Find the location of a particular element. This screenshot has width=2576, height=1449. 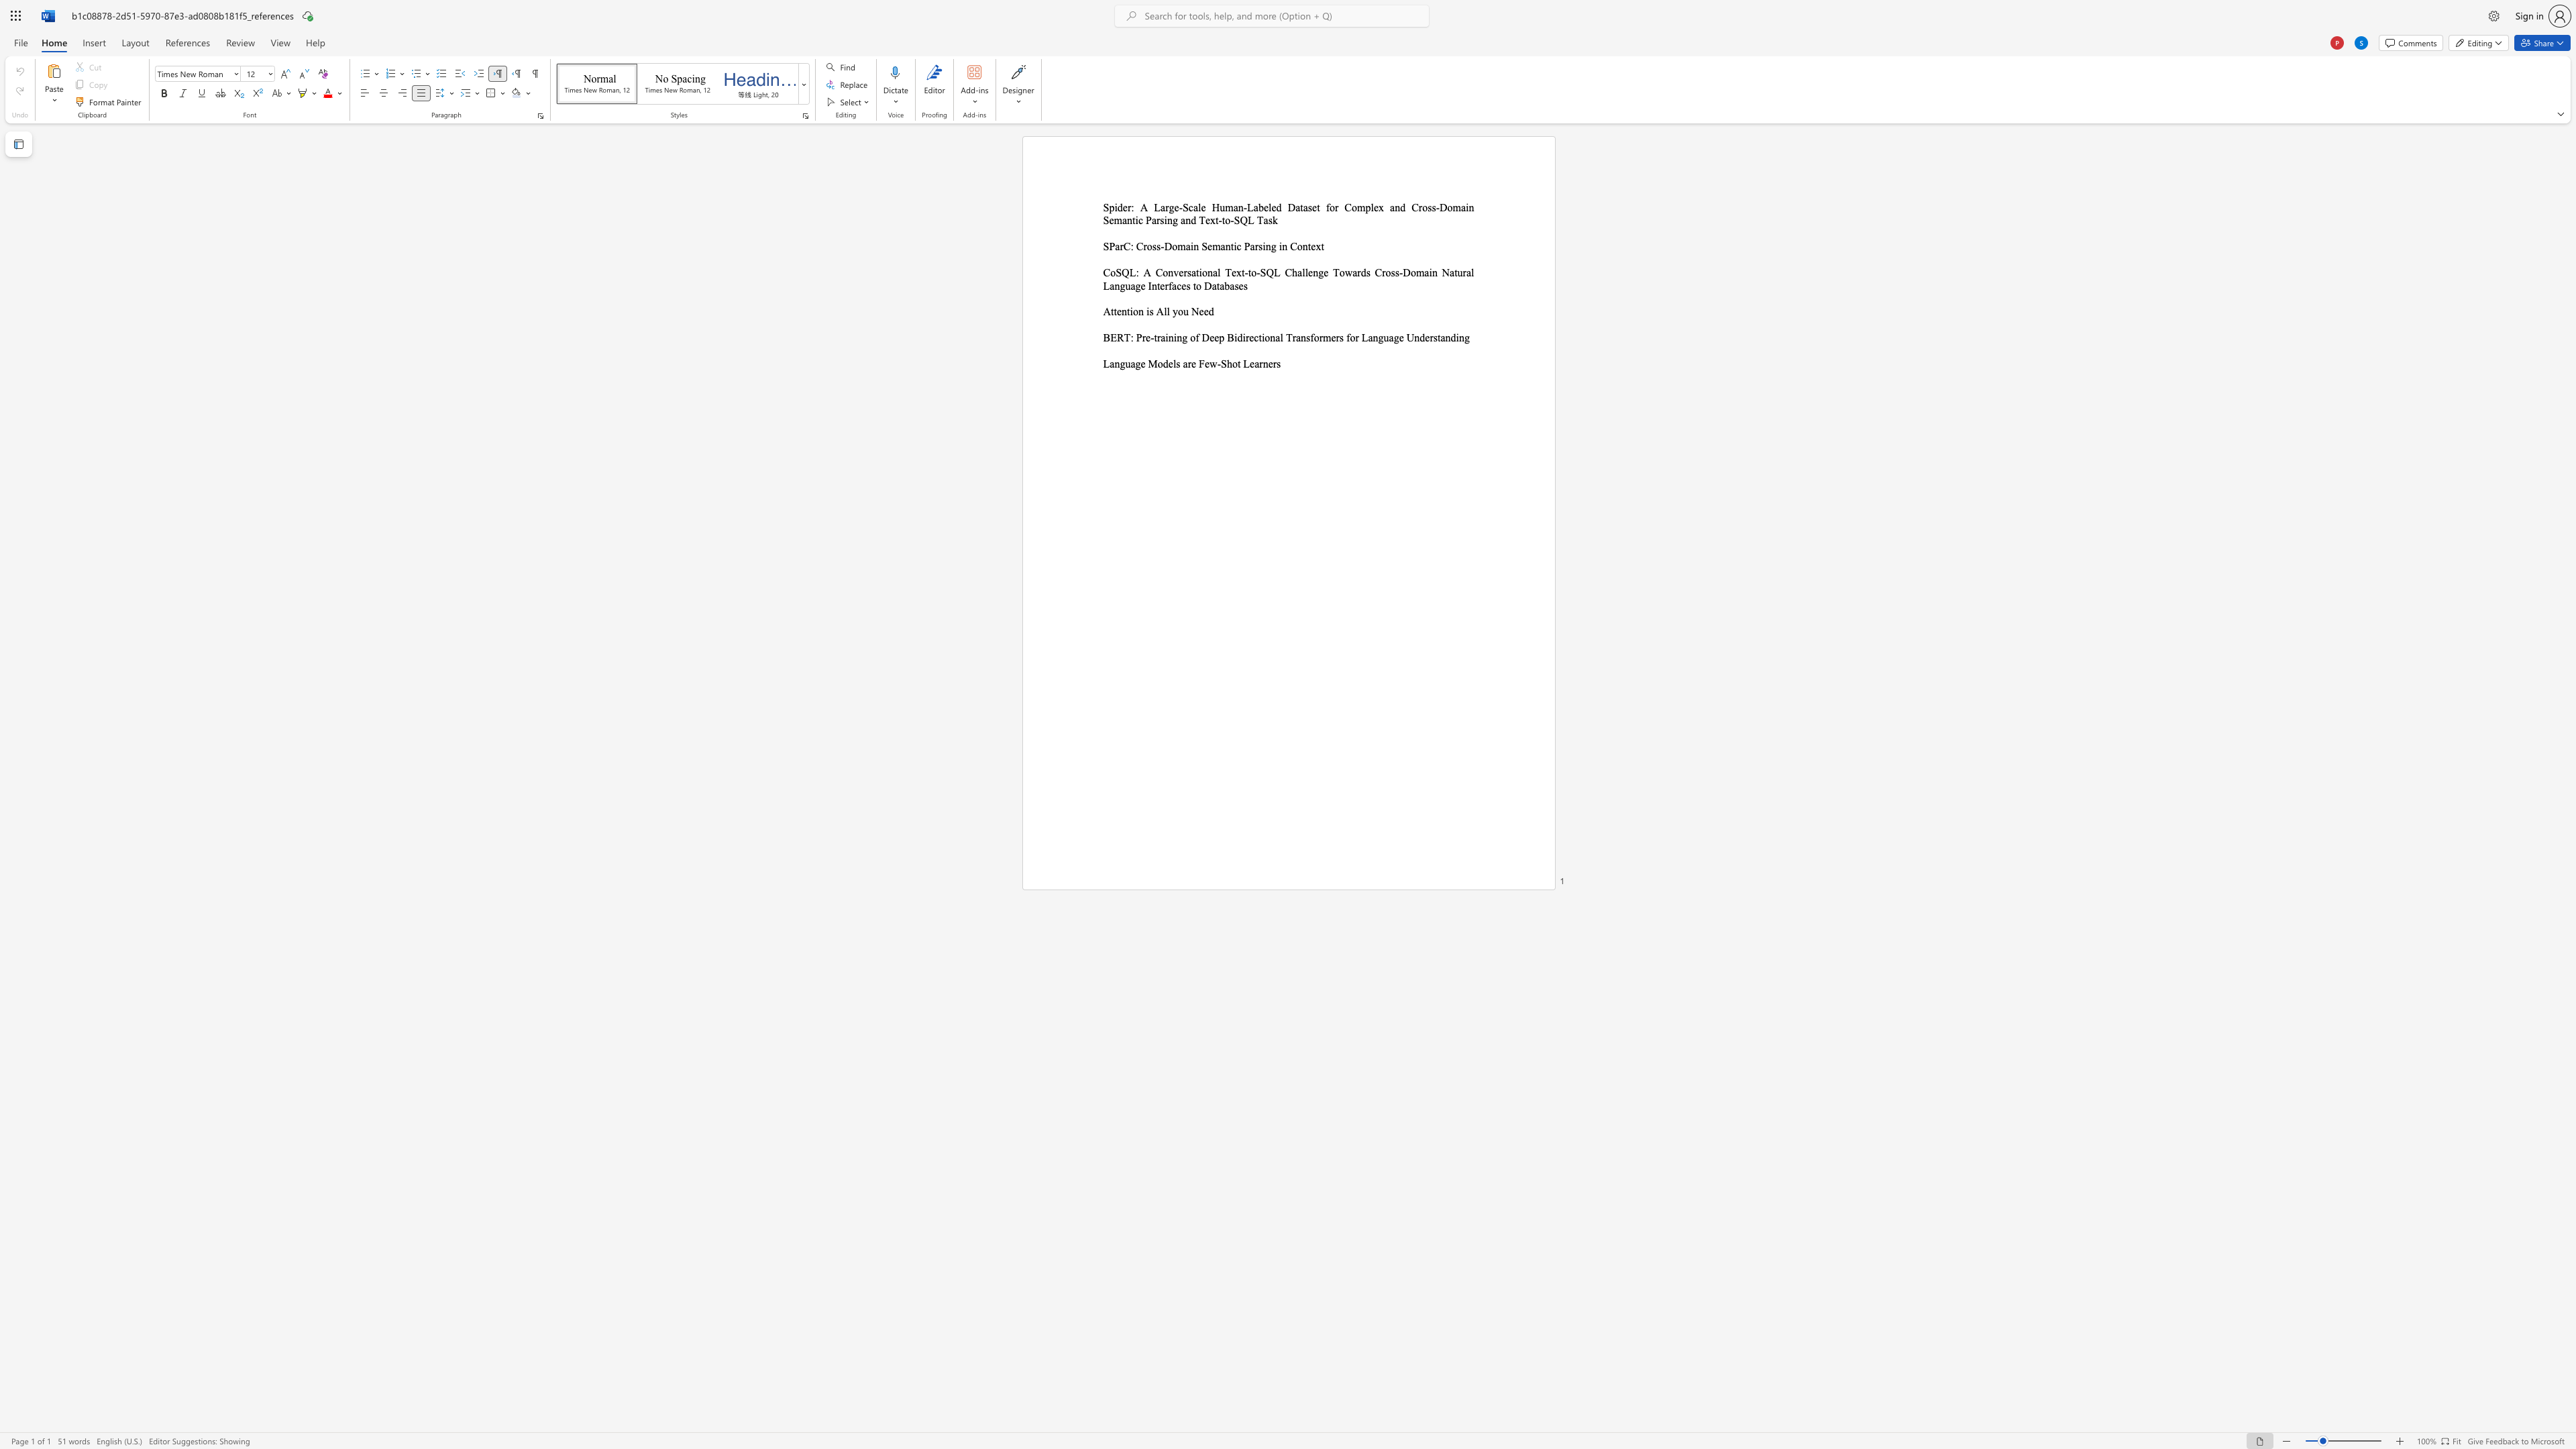

the subset text "main Semantic Parsing and T" within the text "Spider: A Large-Scale Human-Labeled Dataset for Complex and Cross-Domain Semantic Parsing and Text-to-SQL Task" is located at coordinates (1452, 207).